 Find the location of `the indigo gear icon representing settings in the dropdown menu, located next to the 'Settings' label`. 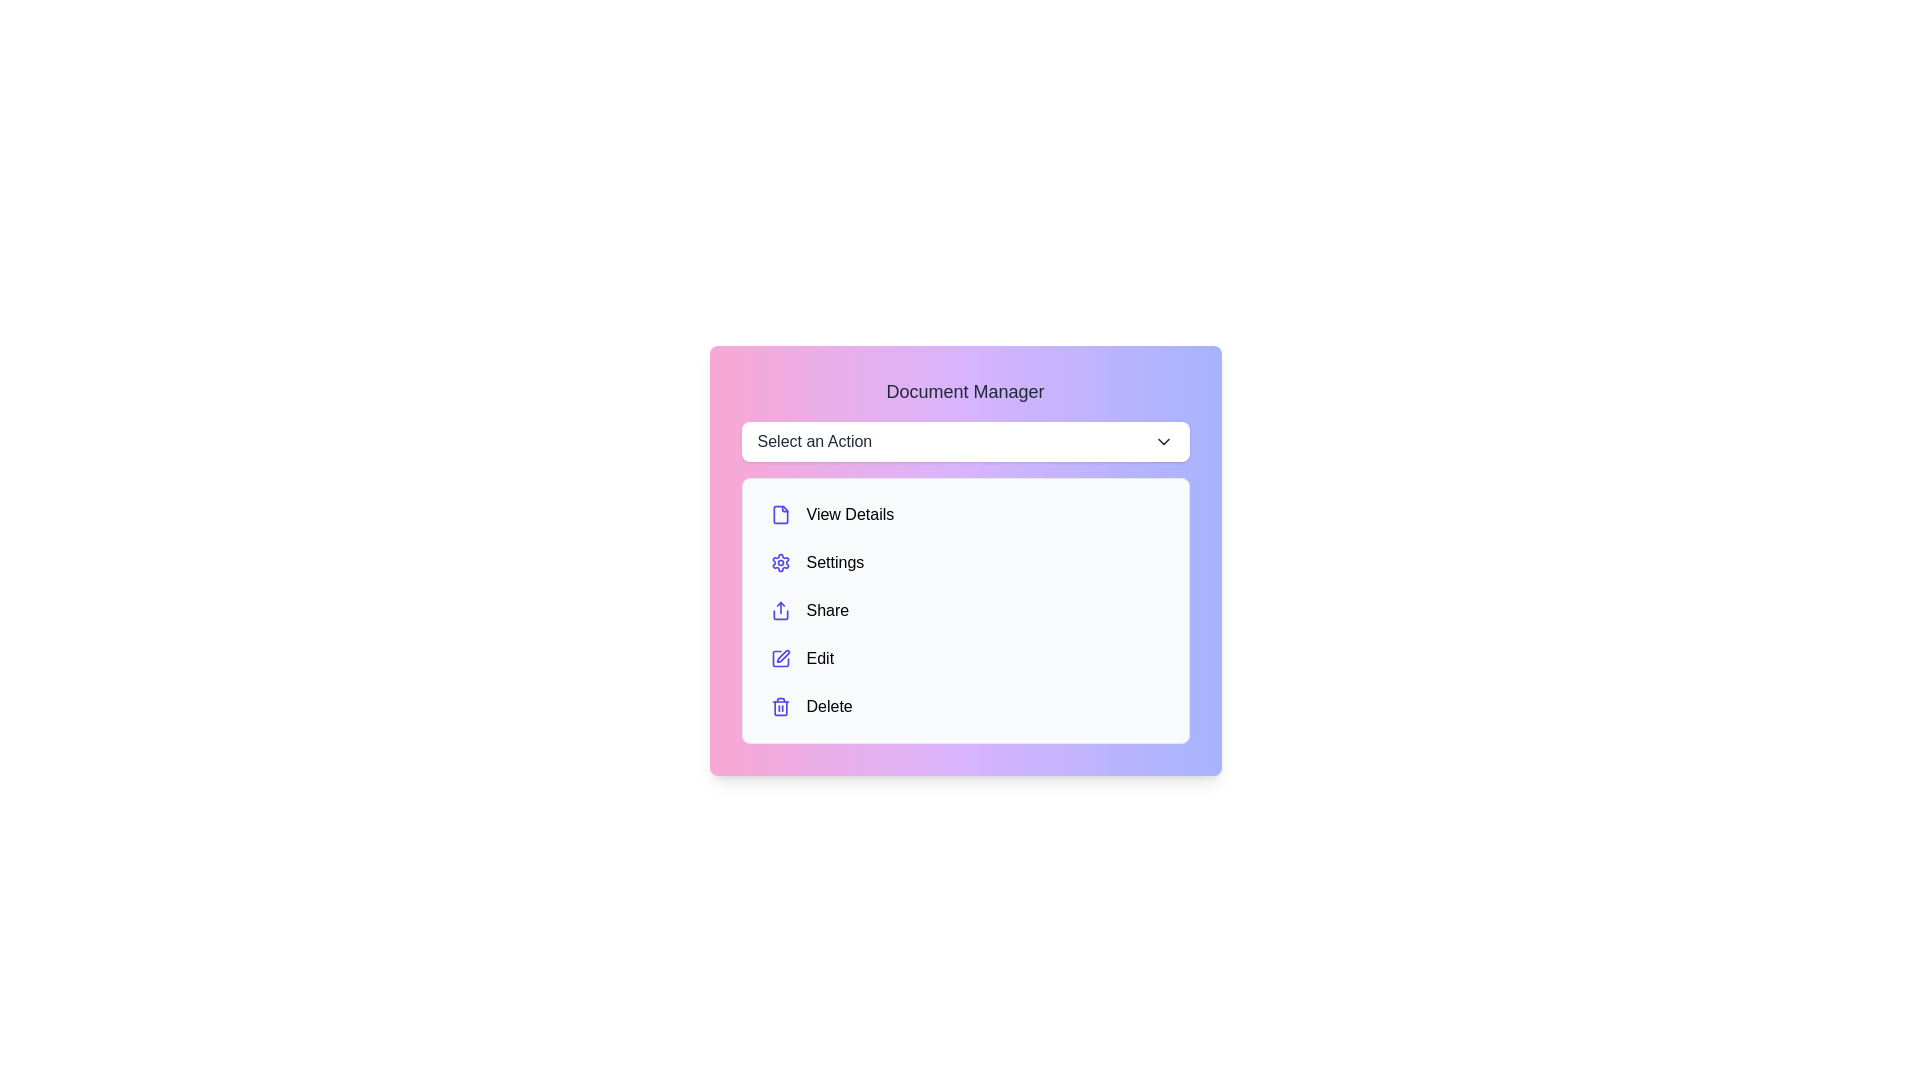

the indigo gear icon representing settings in the dropdown menu, located next to the 'Settings' label is located at coordinates (779, 563).